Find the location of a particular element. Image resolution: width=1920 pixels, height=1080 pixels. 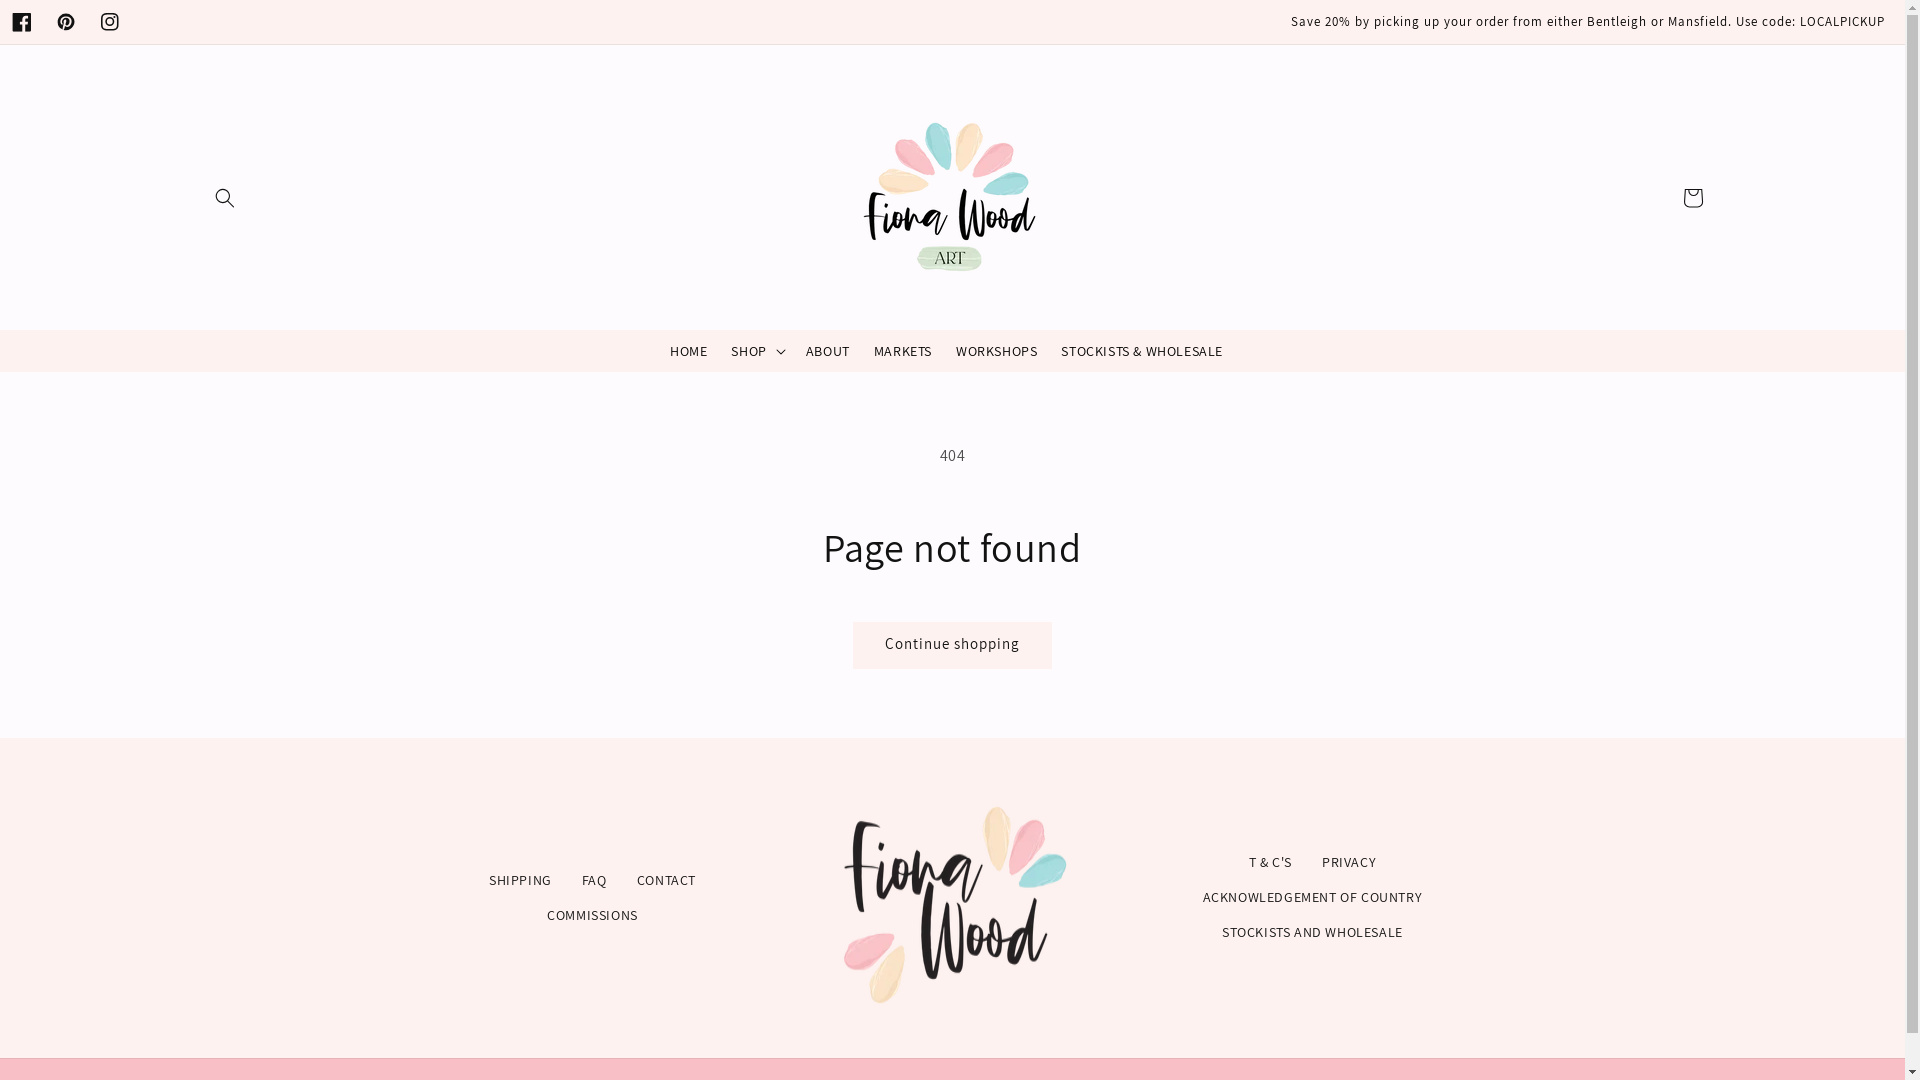

'STOCKISTS AND WHOLESALE' is located at coordinates (1312, 932).